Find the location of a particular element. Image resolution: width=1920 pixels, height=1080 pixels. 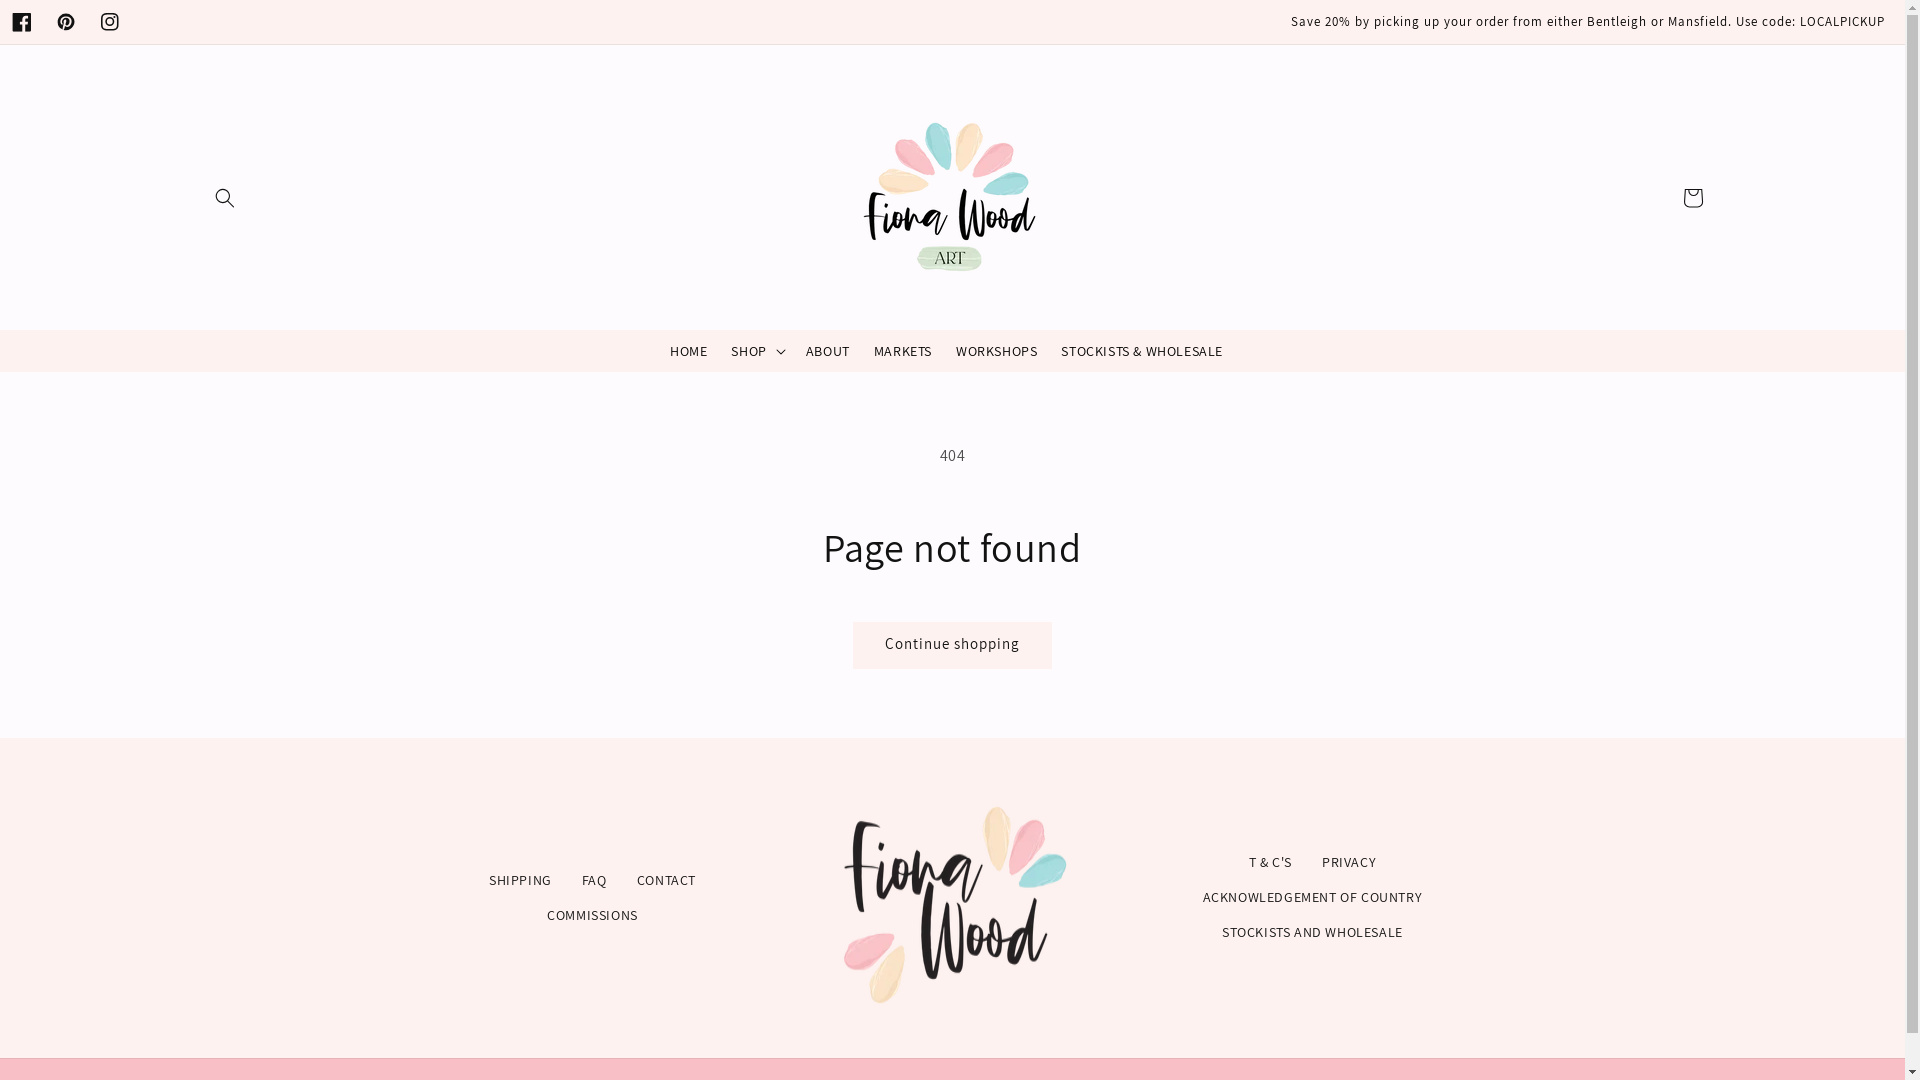

'STOCKISTS AND WHOLESALE' is located at coordinates (1312, 932).